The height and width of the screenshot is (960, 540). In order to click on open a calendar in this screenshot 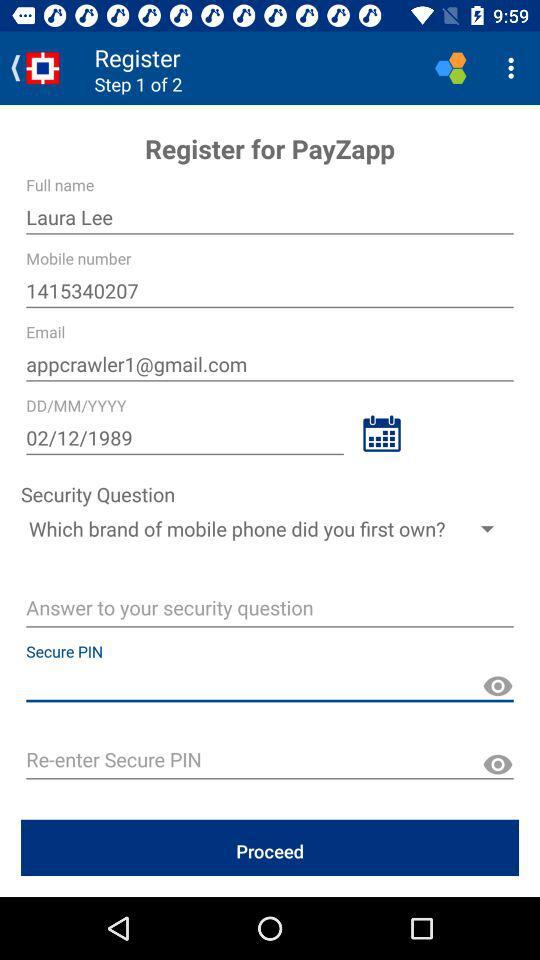, I will do `click(381, 433)`.